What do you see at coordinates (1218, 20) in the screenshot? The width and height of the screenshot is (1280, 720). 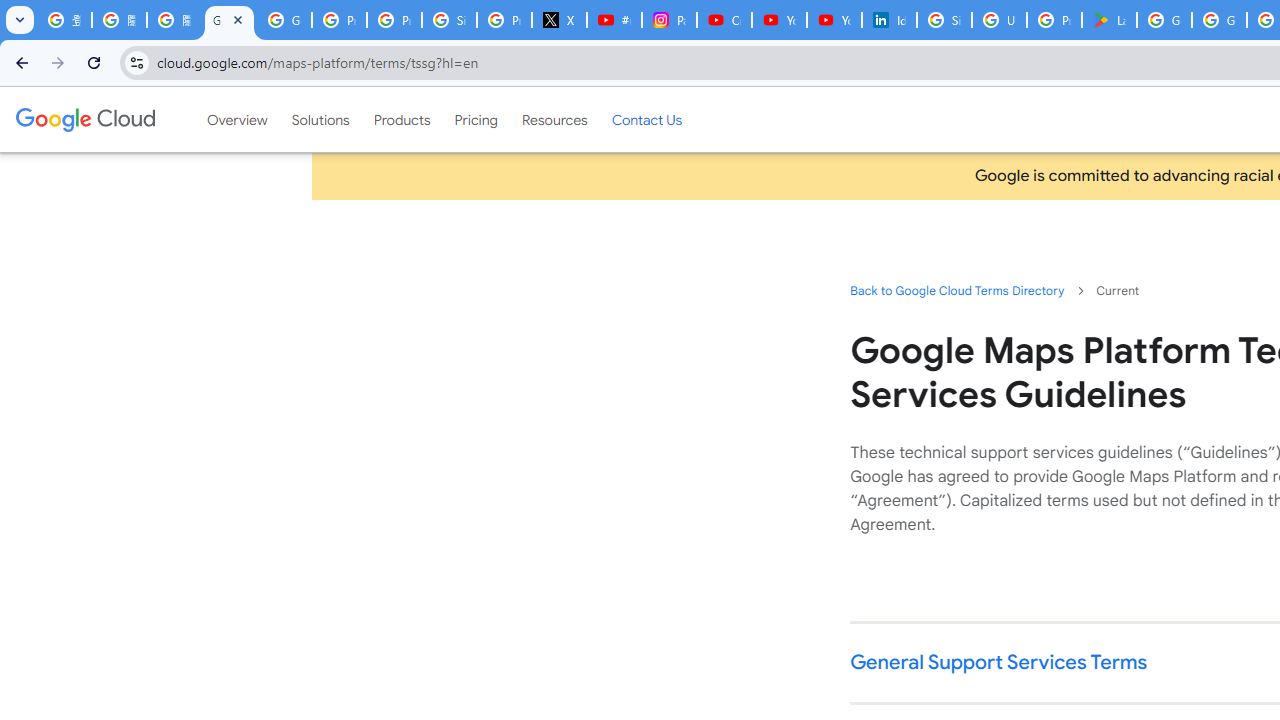 I see `'Google Workspace - Specific Terms'` at bounding box center [1218, 20].